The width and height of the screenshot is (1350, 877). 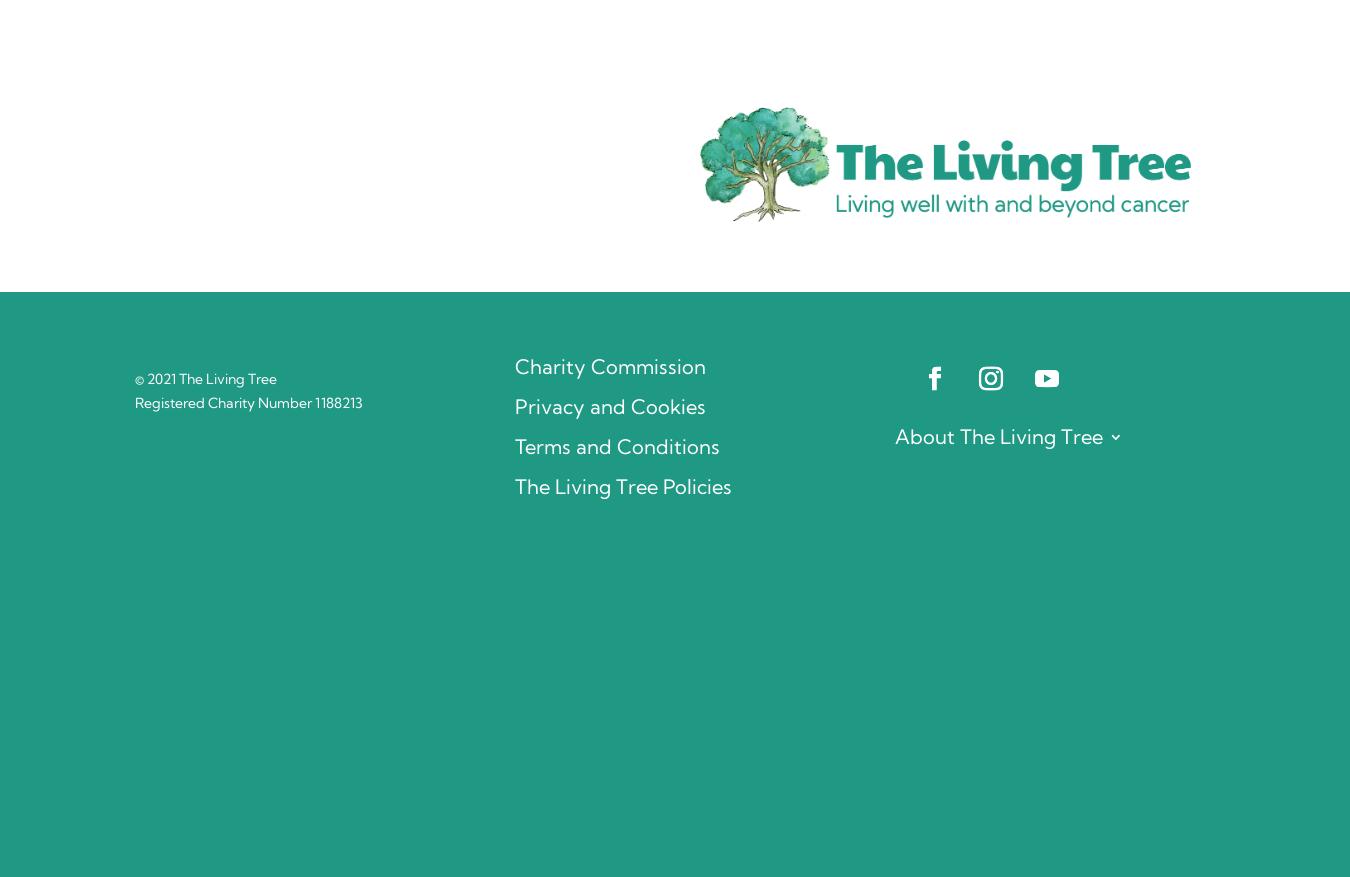 What do you see at coordinates (609, 366) in the screenshot?
I see `'Charity Commission'` at bounding box center [609, 366].